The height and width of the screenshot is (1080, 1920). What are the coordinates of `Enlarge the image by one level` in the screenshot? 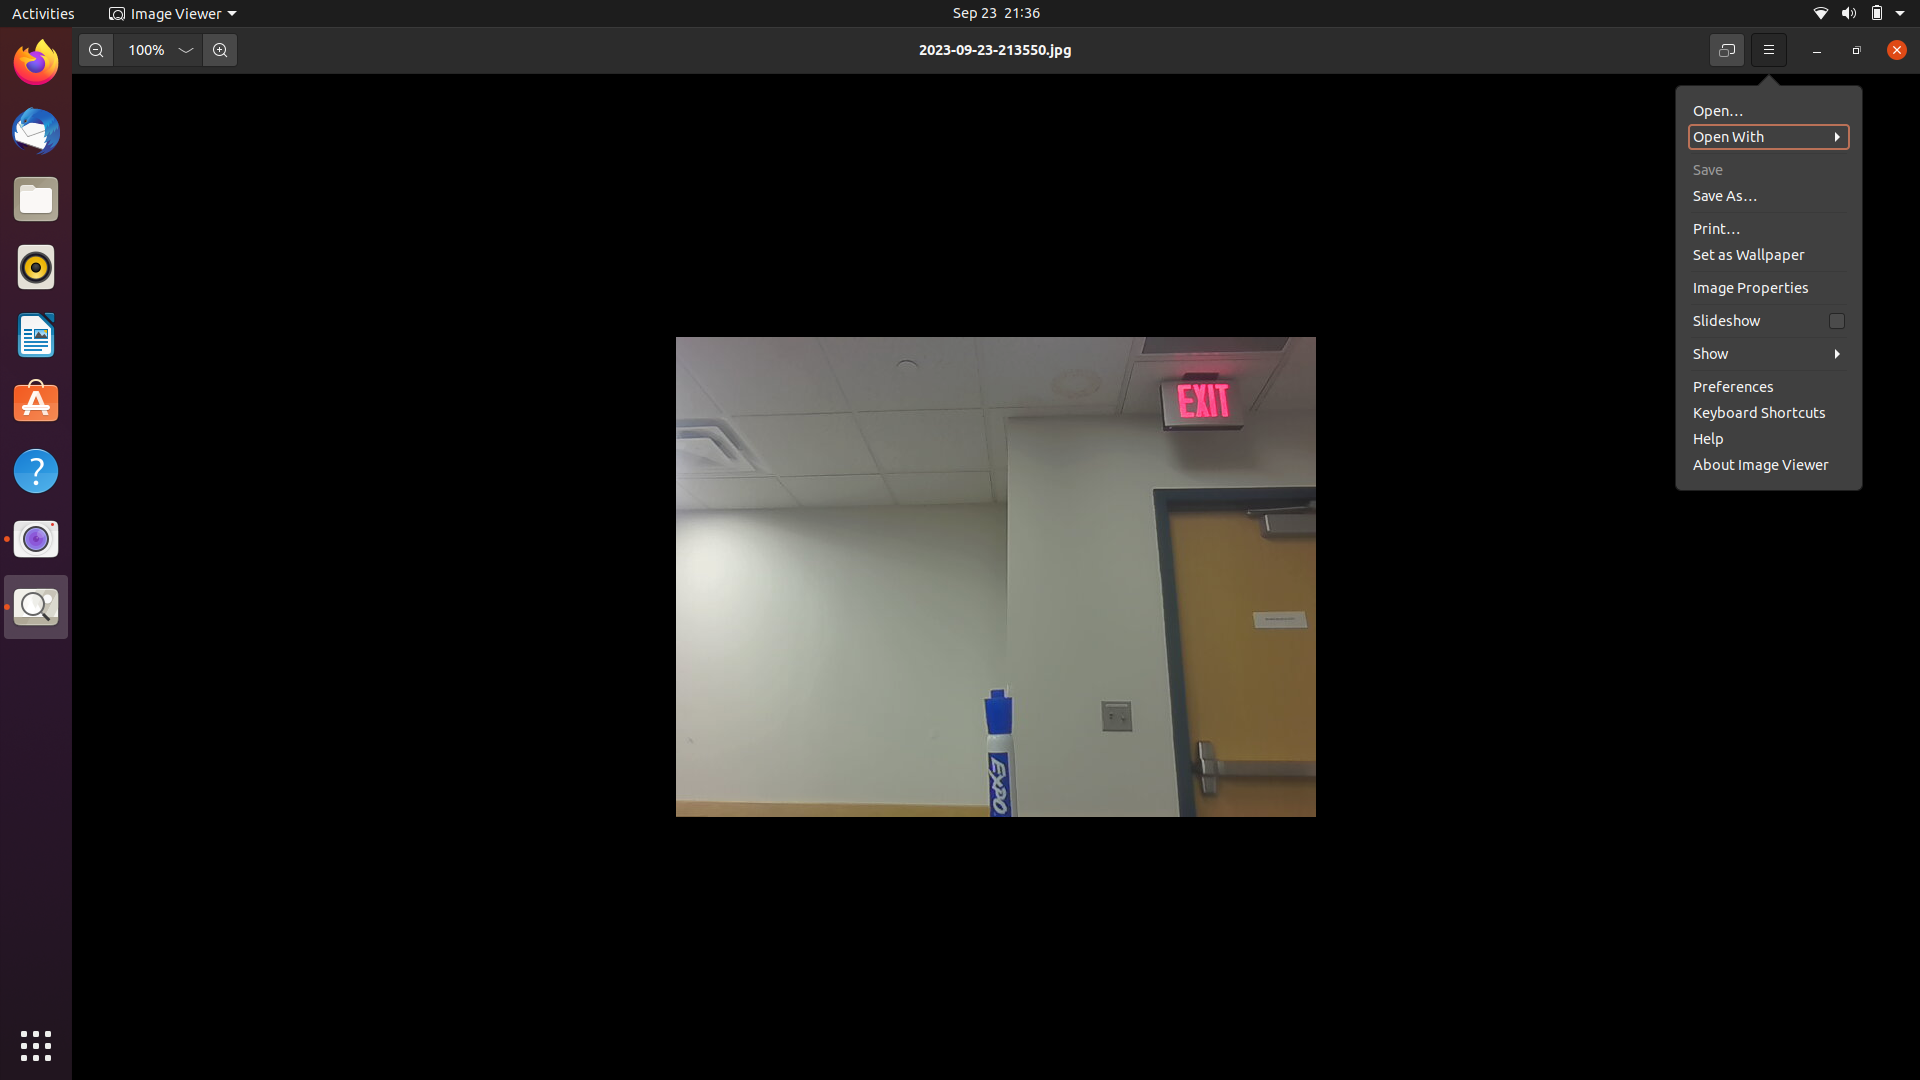 It's located at (219, 49).